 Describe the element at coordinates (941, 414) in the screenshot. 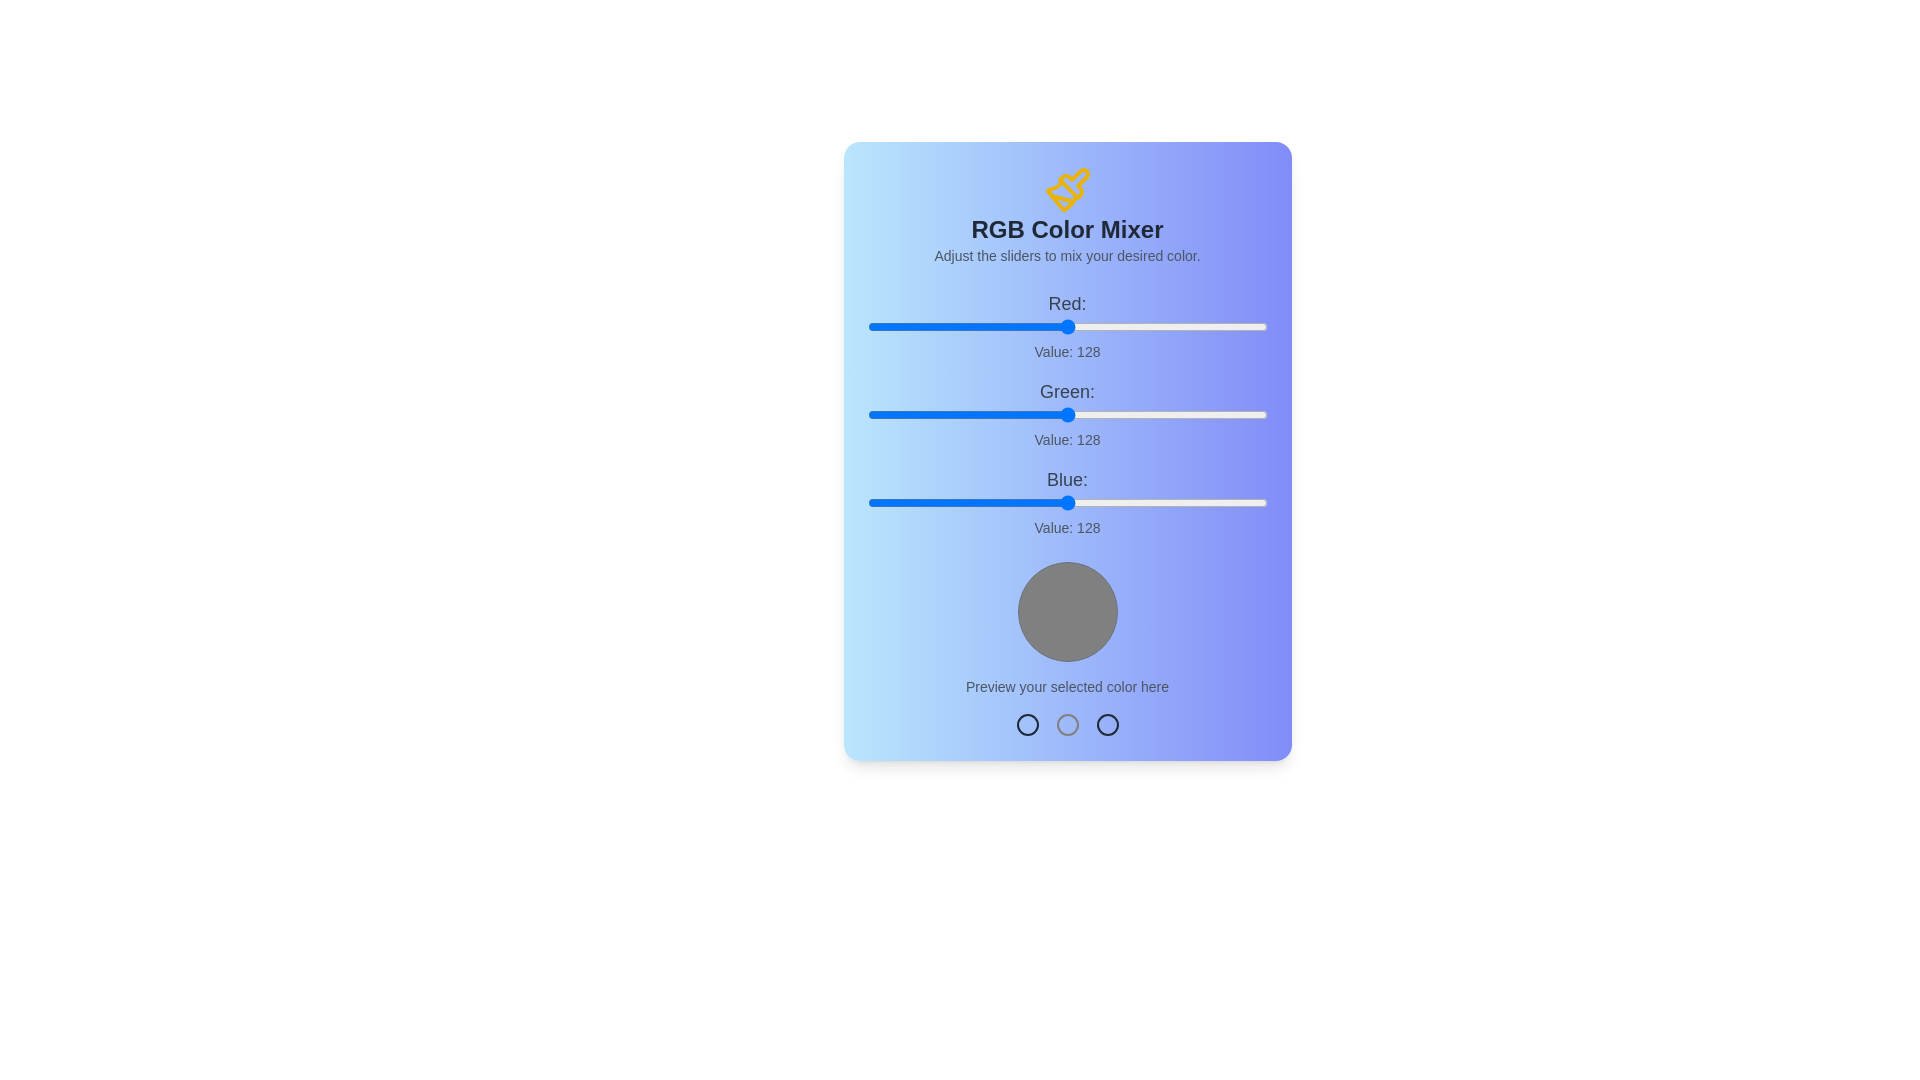

I see `the green slider to set the green value to 48` at that location.